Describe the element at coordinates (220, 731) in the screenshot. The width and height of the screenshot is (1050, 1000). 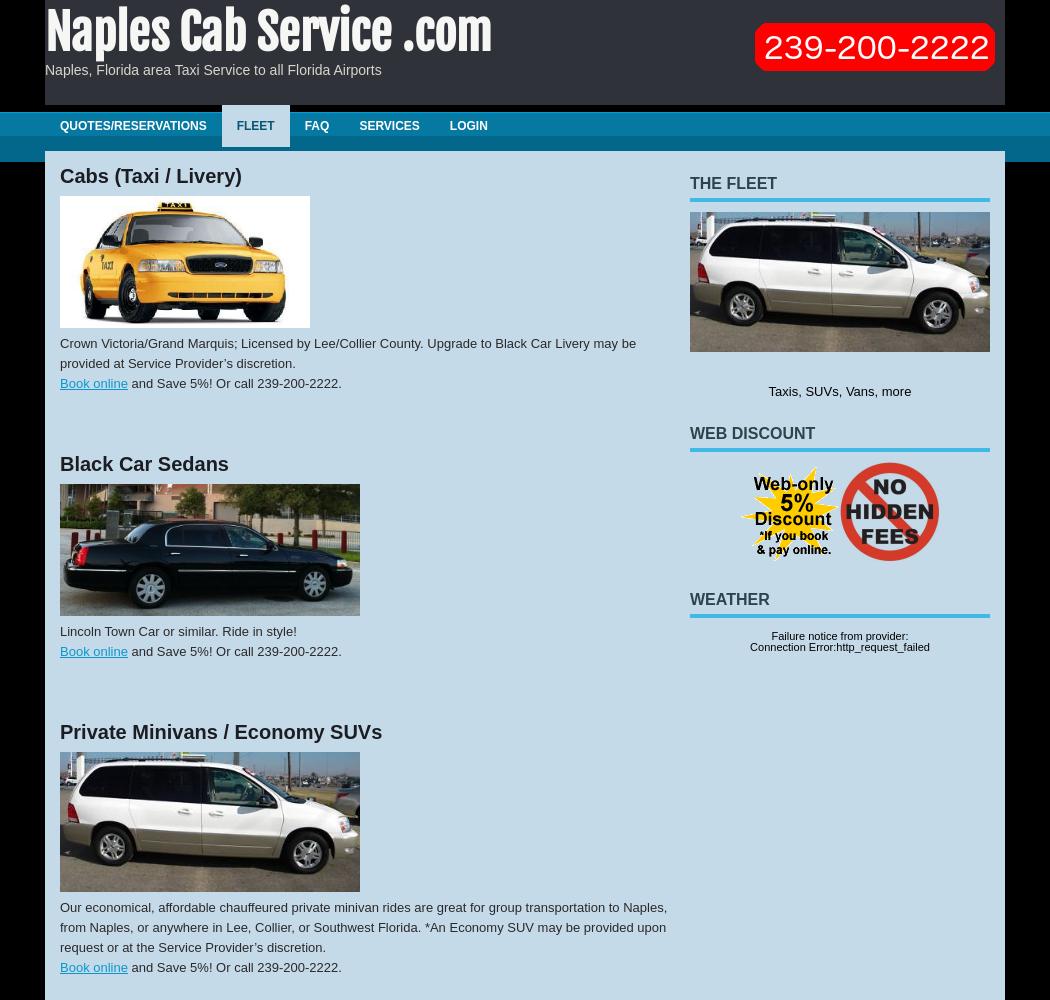
I see `'Private Minivans / Economy SUVs'` at that location.